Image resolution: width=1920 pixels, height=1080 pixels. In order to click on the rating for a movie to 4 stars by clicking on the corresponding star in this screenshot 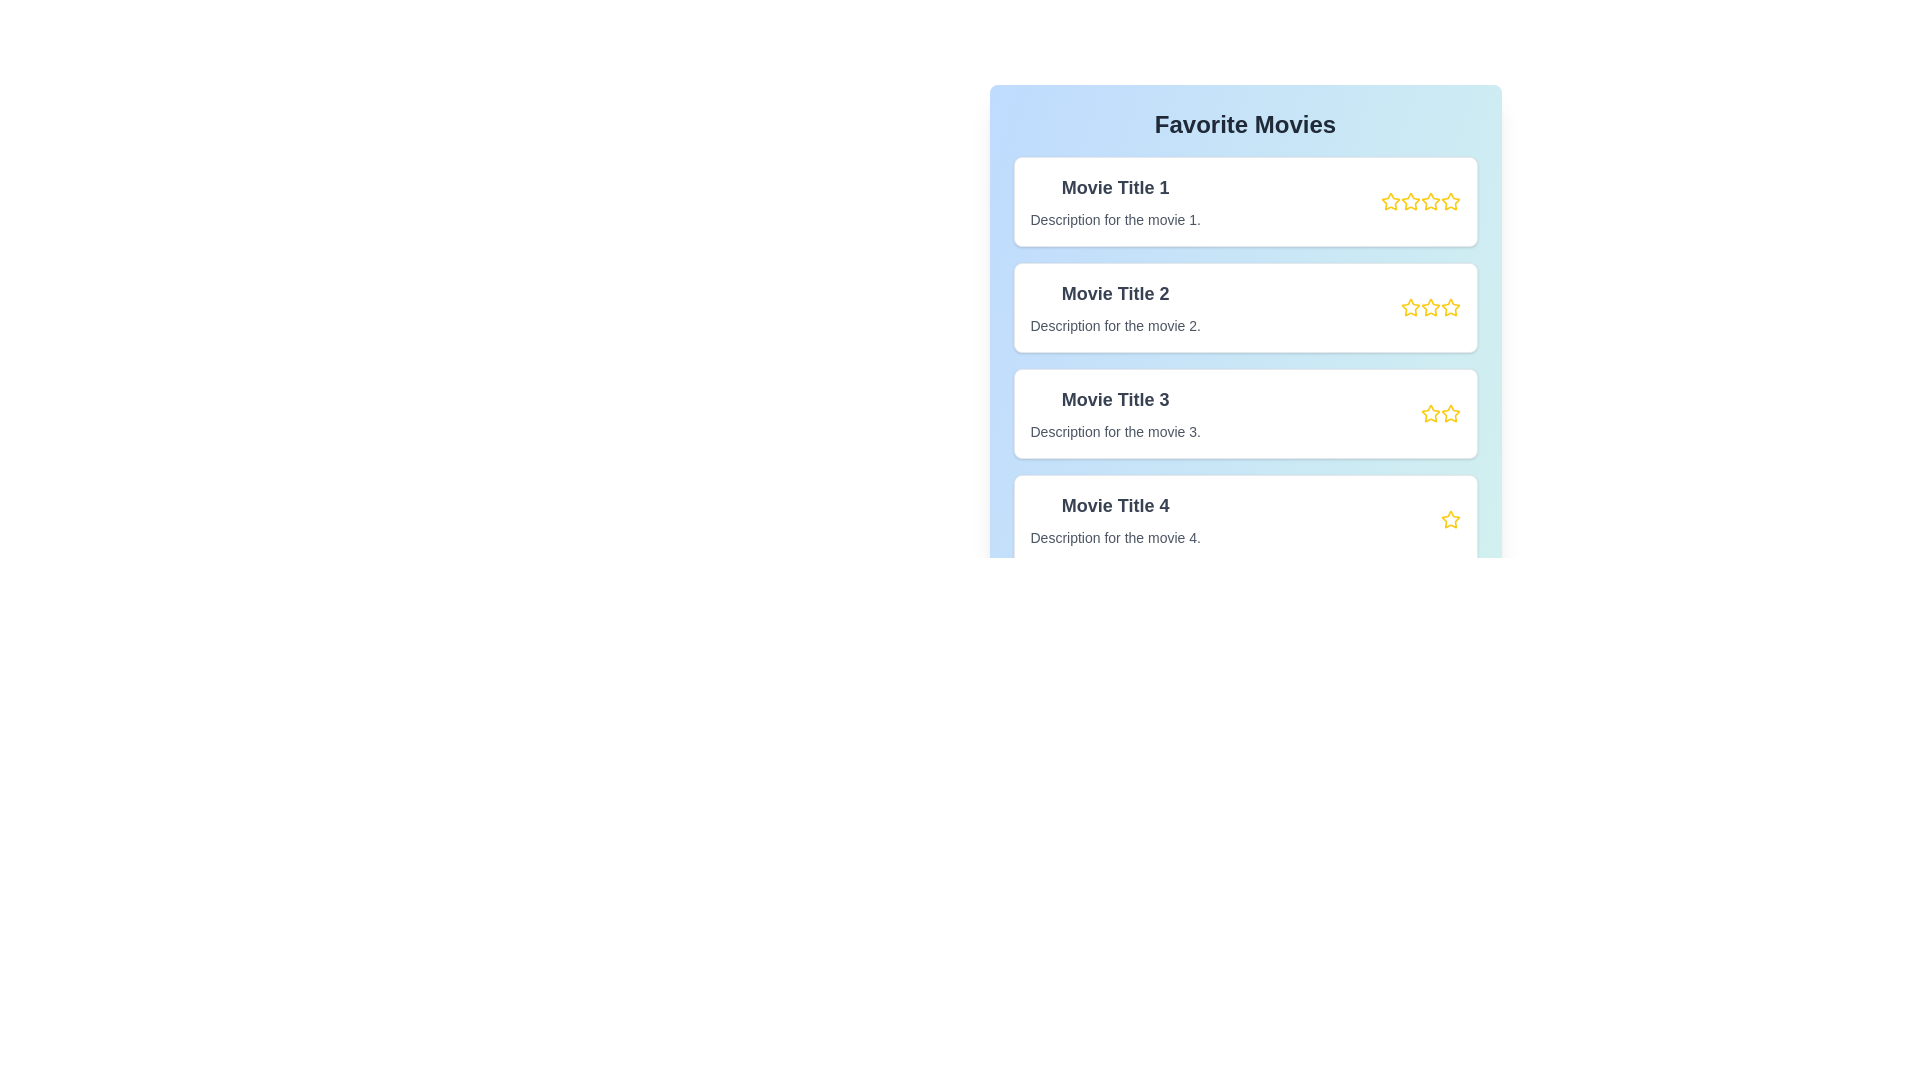, I will do `click(1450, 201)`.